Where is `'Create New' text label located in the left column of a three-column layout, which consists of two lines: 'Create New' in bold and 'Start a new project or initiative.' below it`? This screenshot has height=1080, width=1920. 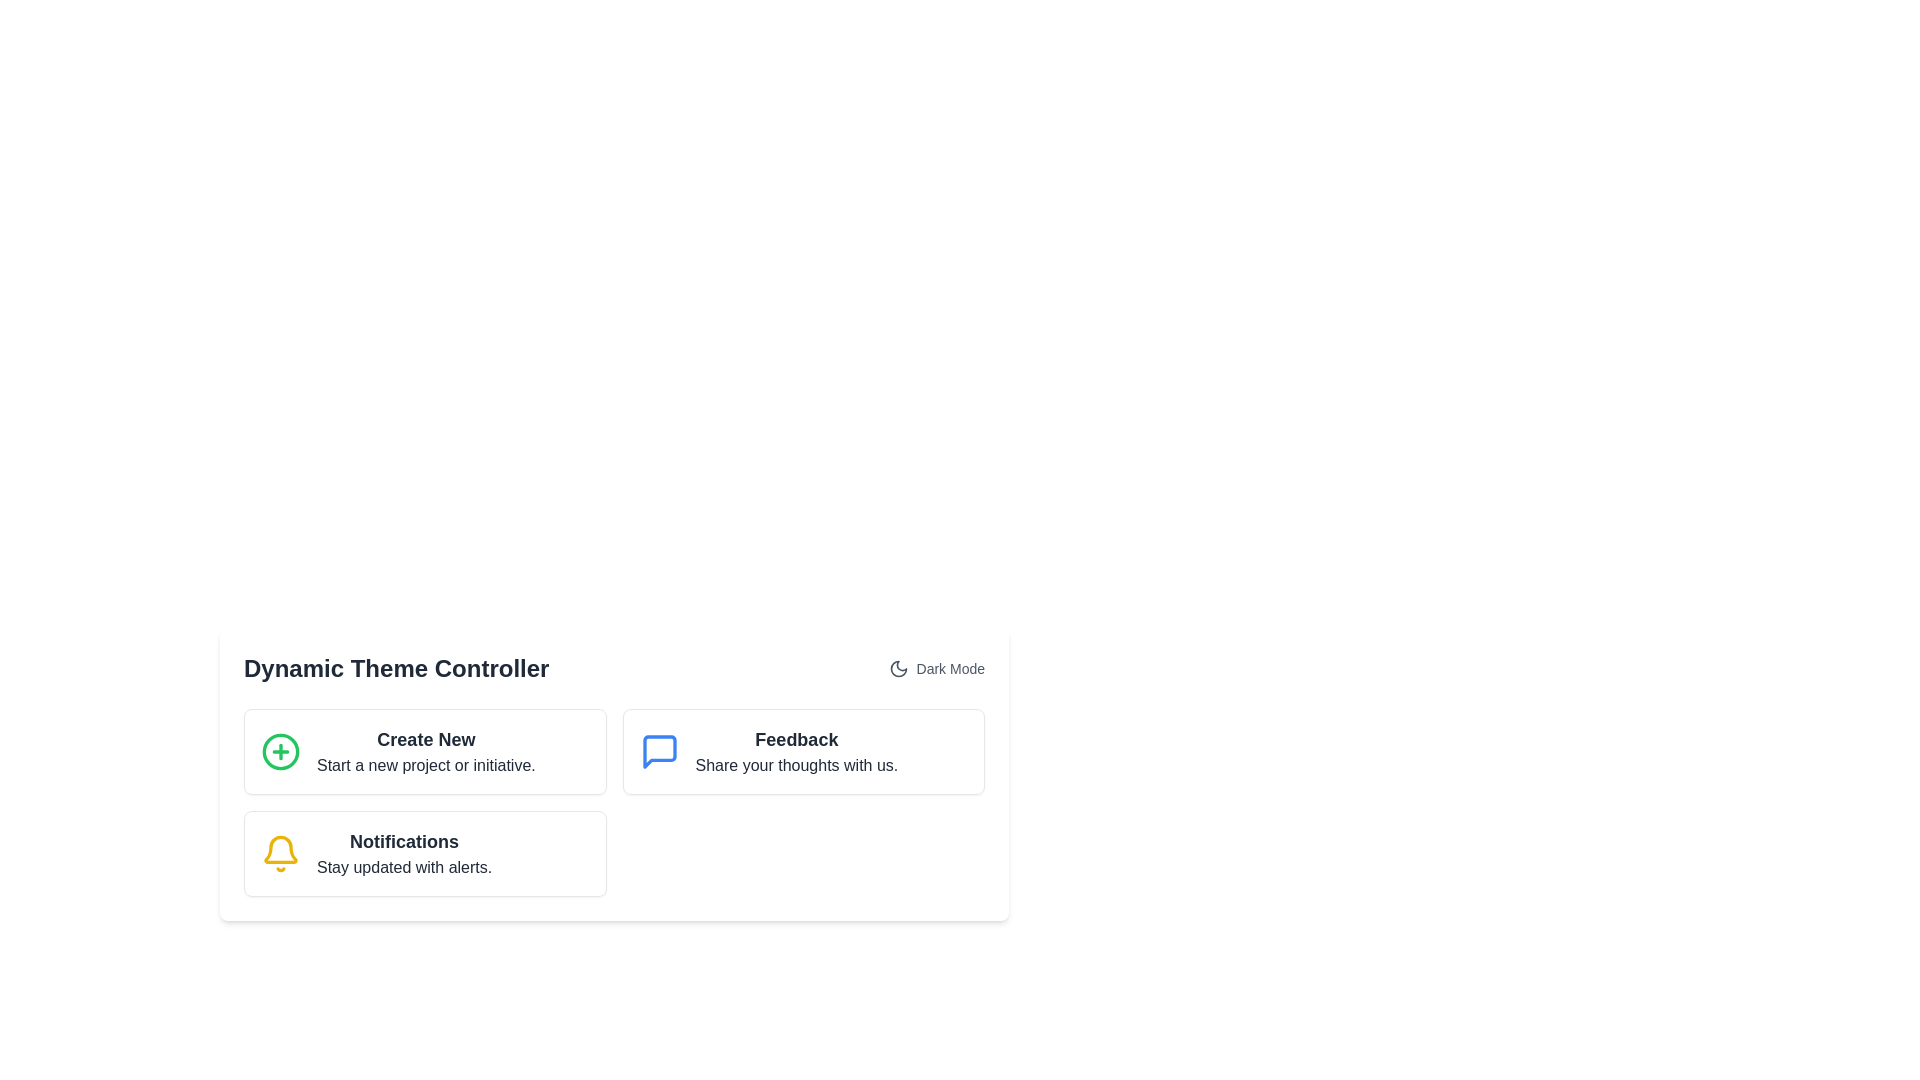
'Create New' text label located in the left column of a three-column layout, which consists of two lines: 'Create New' in bold and 'Start a new project or initiative.' below it is located at coordinates (425, 752).